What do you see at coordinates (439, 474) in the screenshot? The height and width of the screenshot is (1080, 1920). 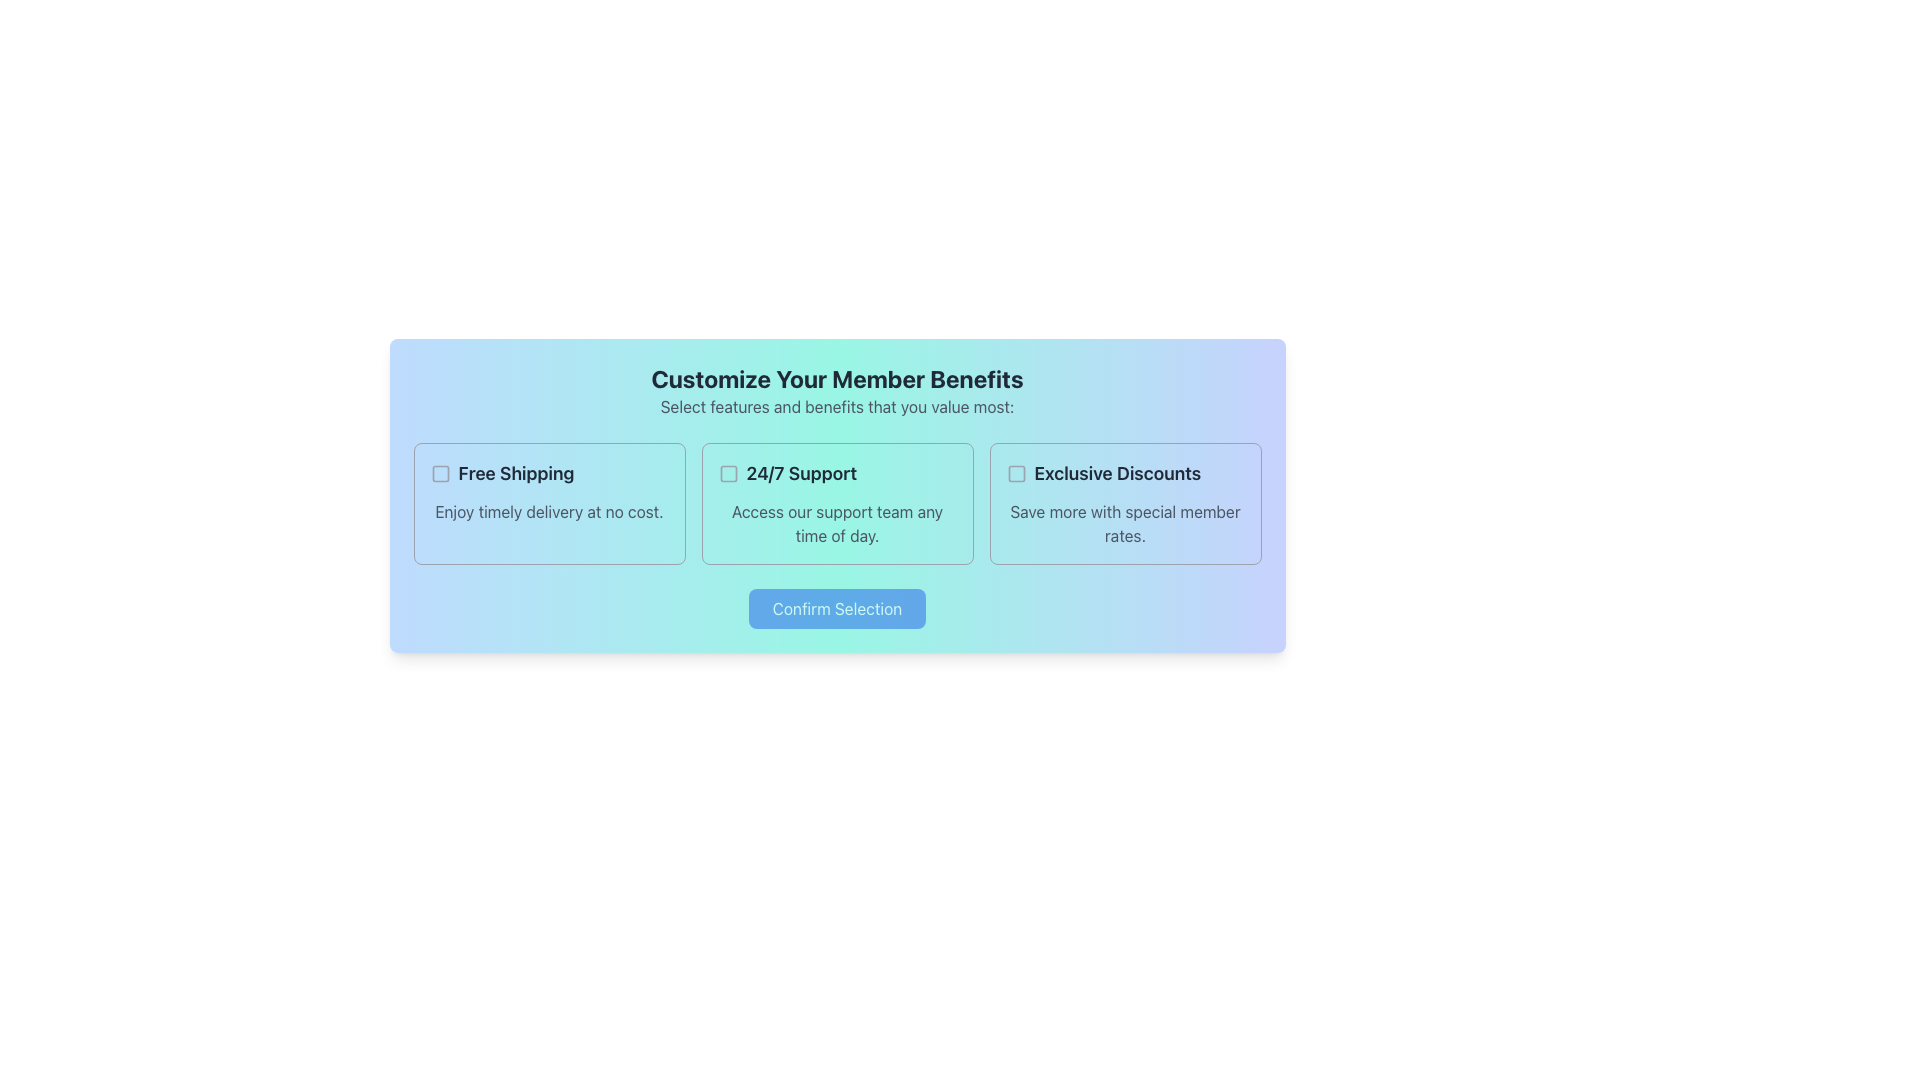 I see `the unselected checkbox for the 'Free Shipping' option` at bounding box center [439, 474].